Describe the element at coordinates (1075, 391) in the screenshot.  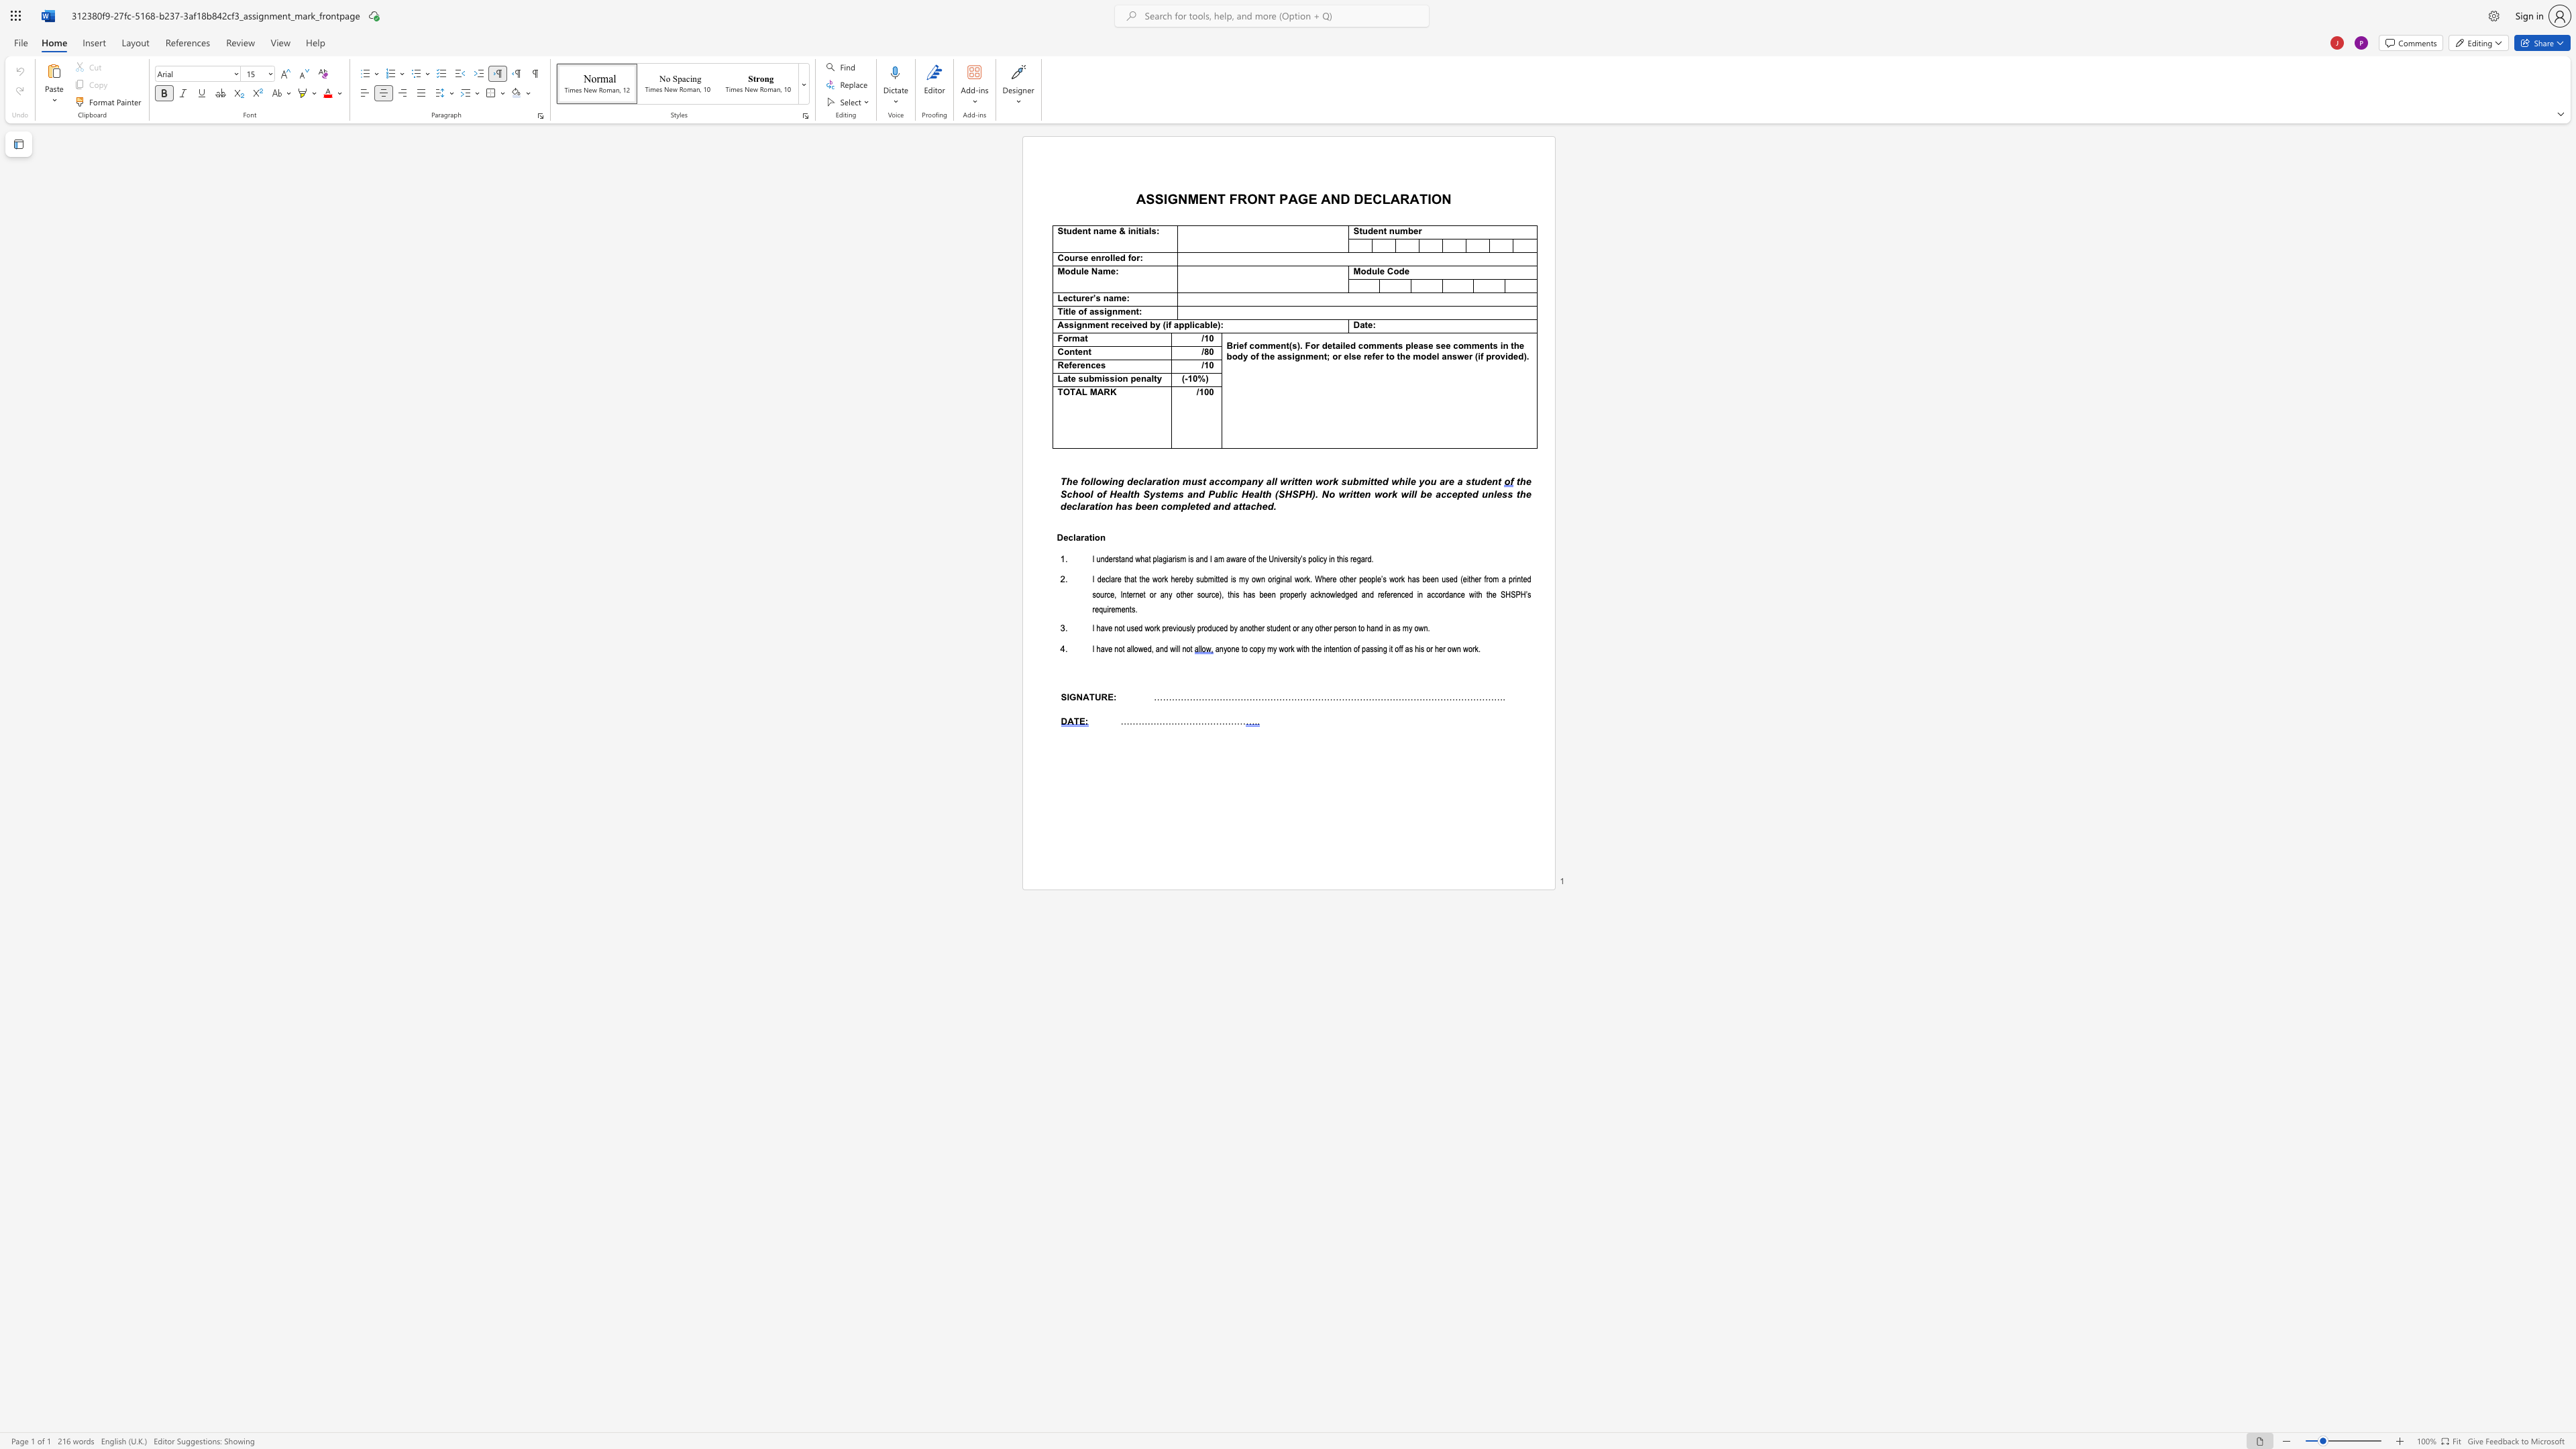
I see `the subset text "AL" within the text "TOTAL MARK"` at that location.